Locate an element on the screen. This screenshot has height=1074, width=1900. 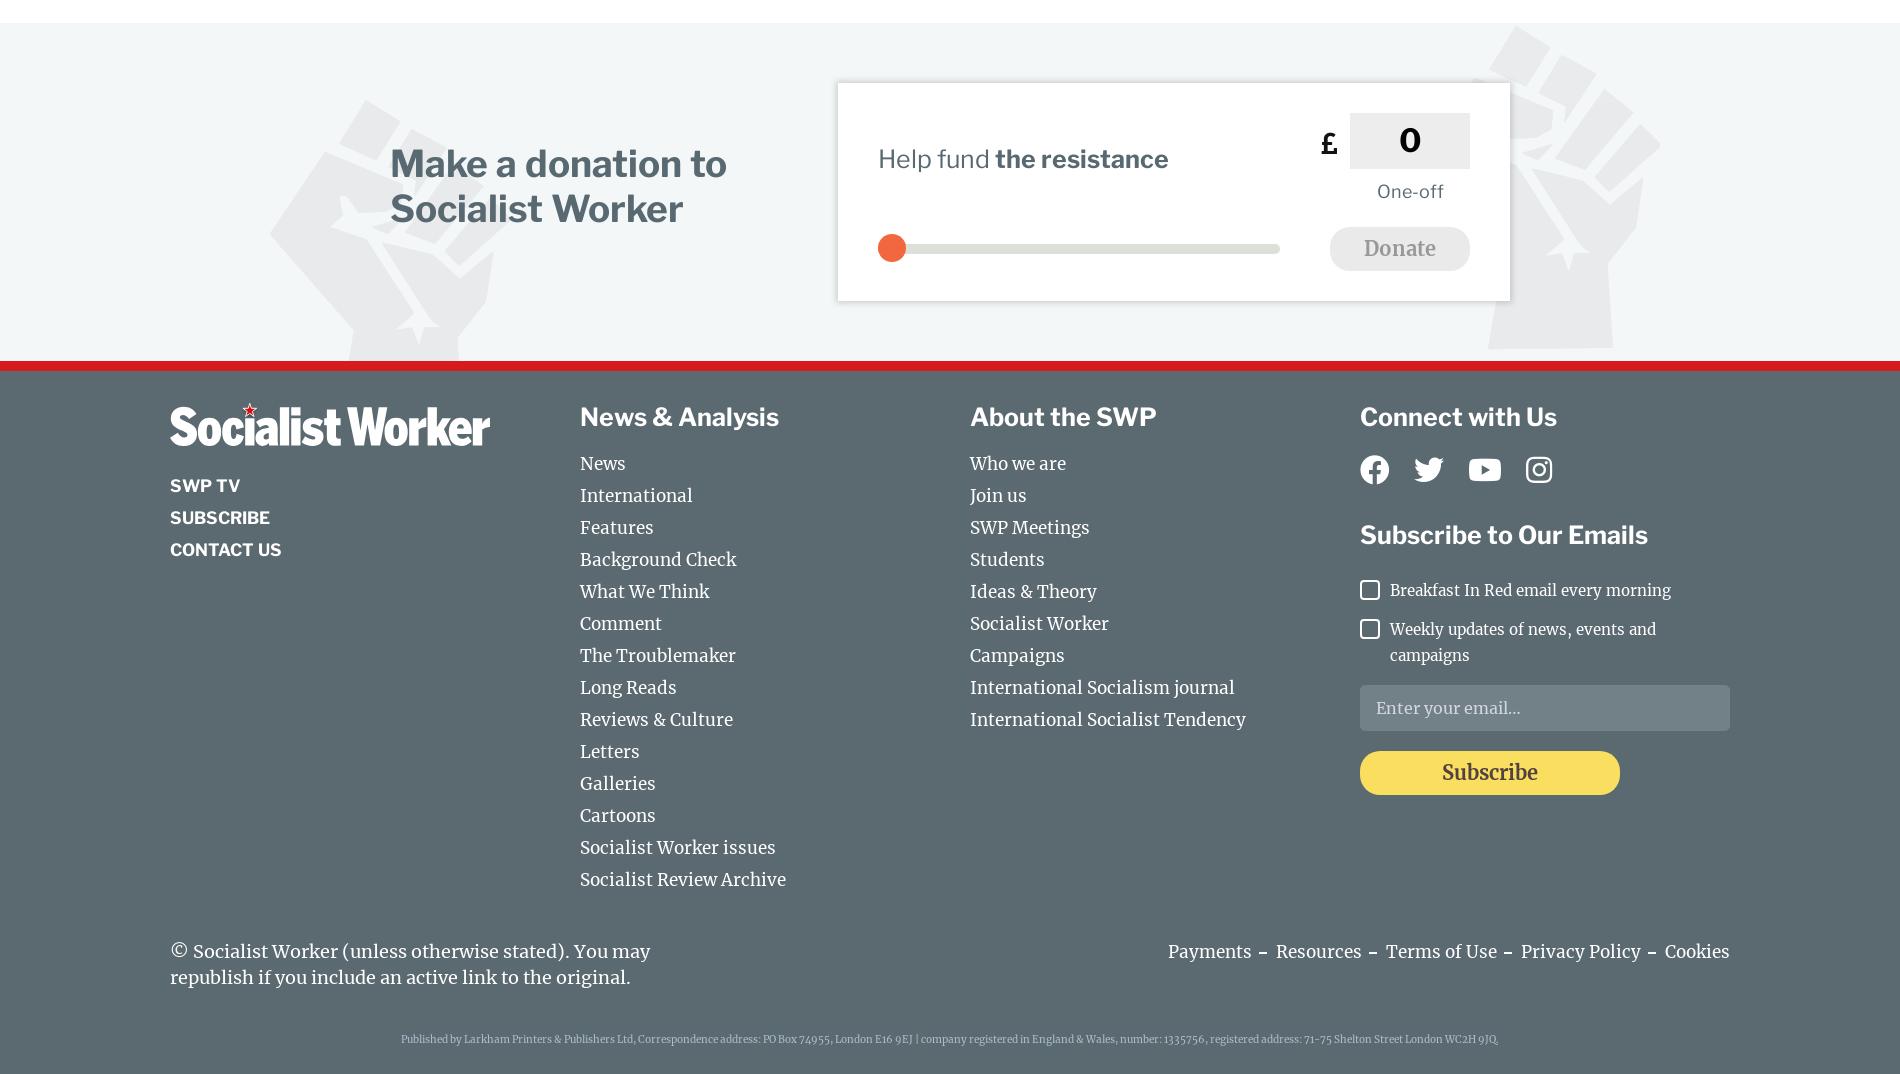
'SWP Meetings' is located at coordinates (1029, 527).